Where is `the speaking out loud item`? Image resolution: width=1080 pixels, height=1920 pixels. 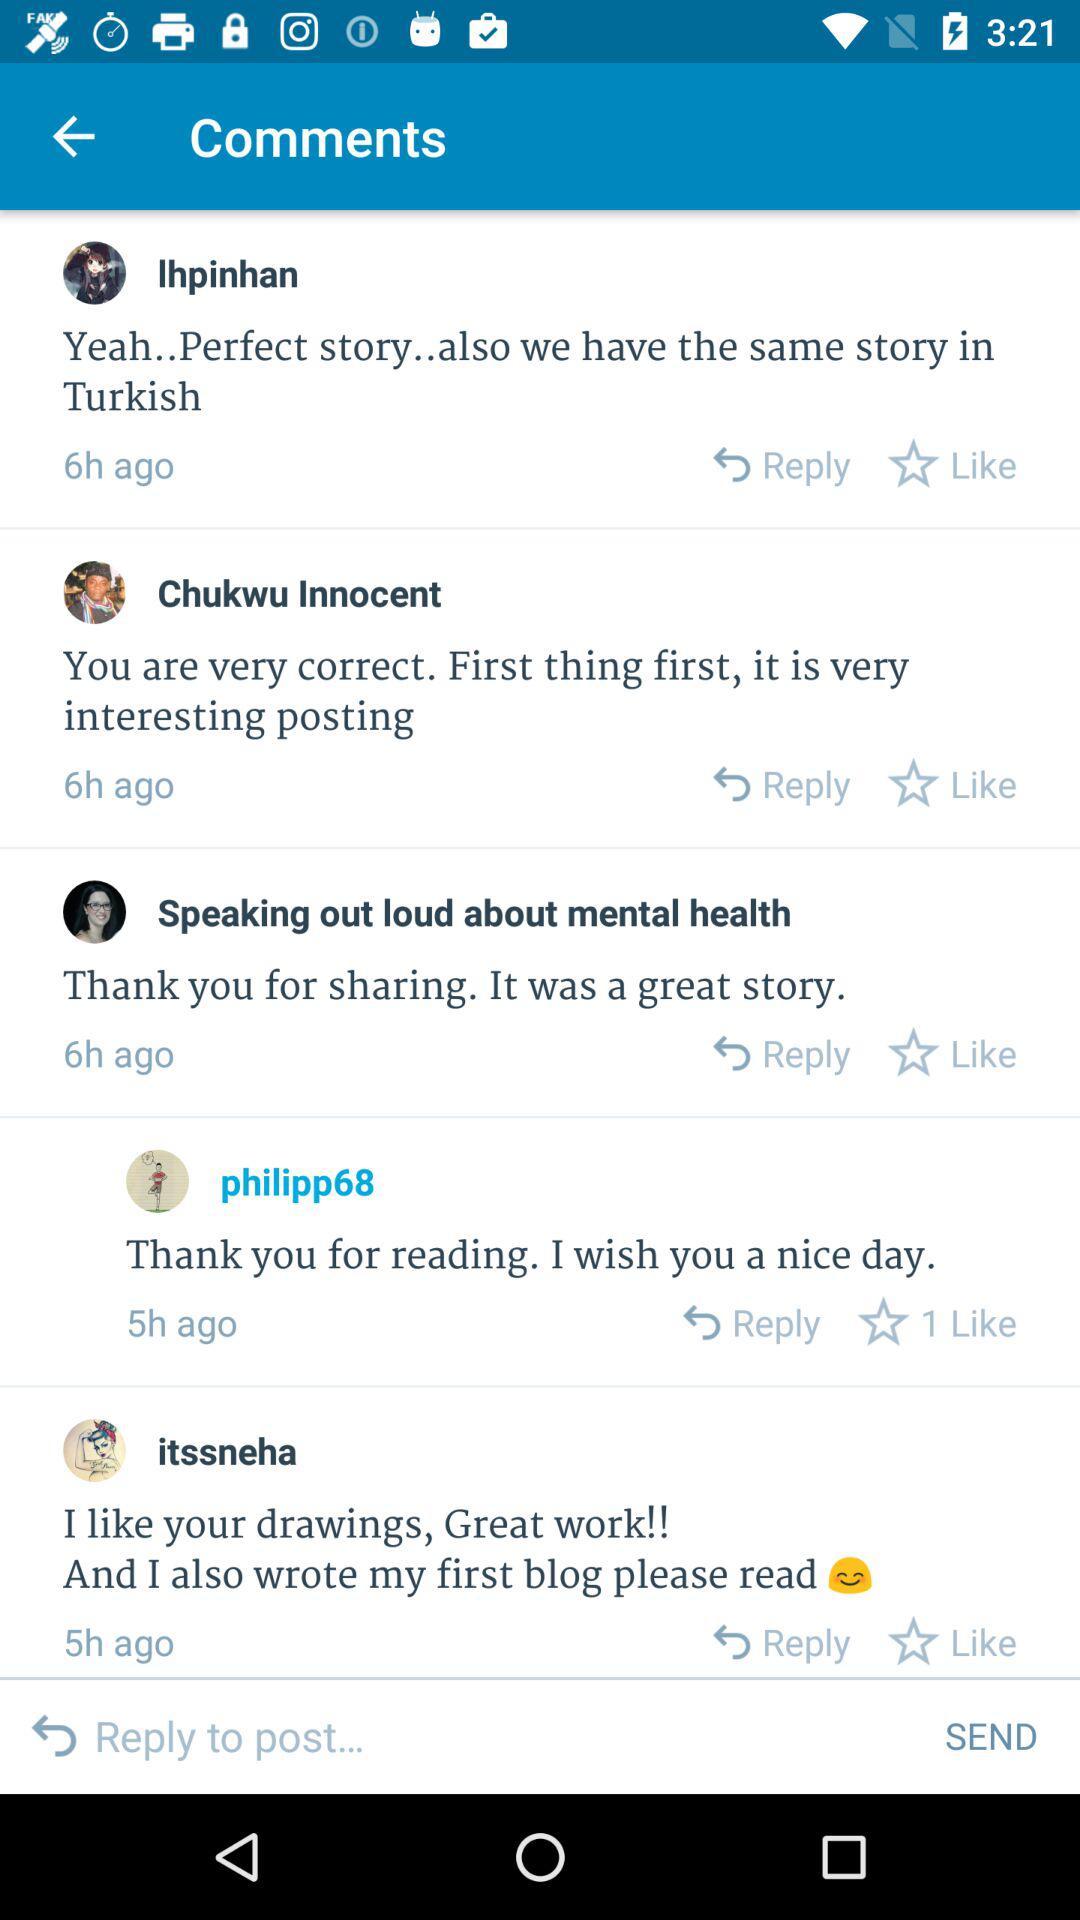 the speaking out loud item is located at coordinates (474, 911).